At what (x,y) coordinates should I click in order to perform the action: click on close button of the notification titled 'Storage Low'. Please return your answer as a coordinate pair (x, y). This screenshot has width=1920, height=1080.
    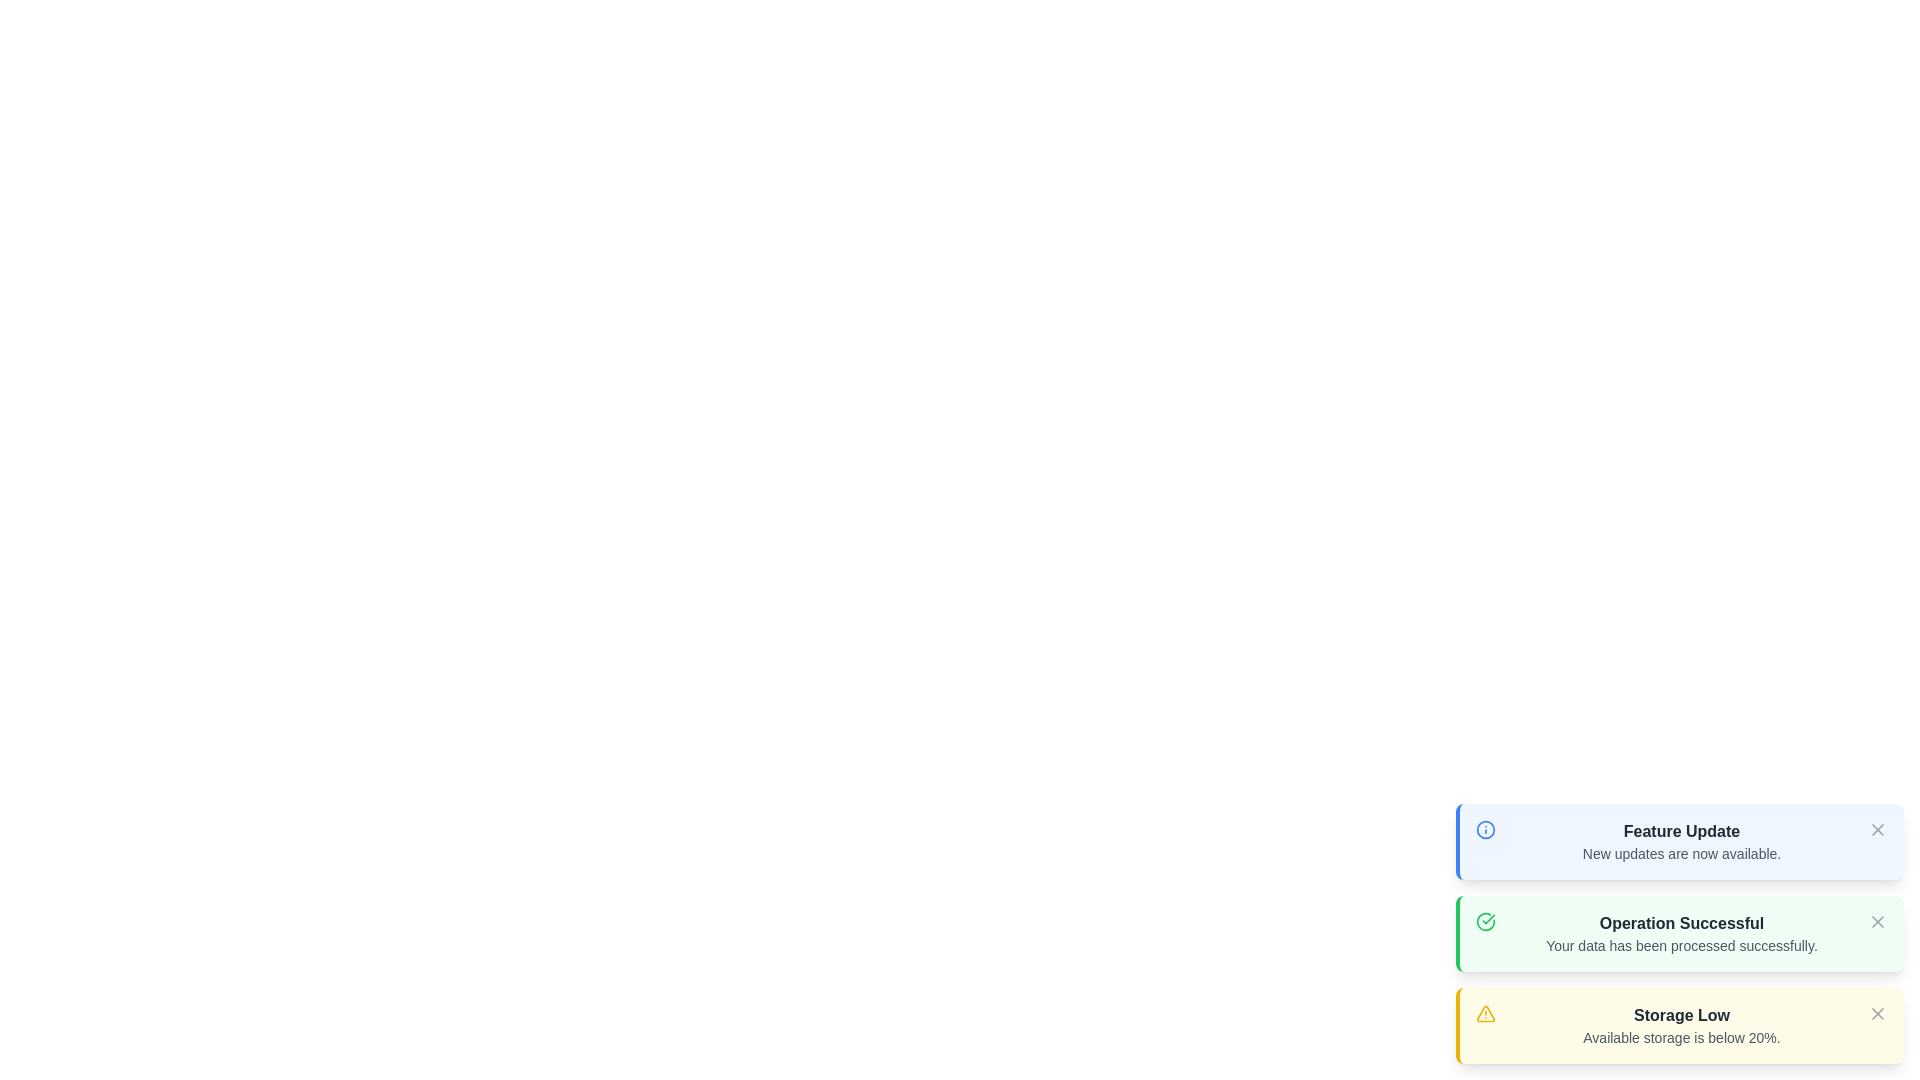
    Looking at the image, I should click on (1876, 1014).